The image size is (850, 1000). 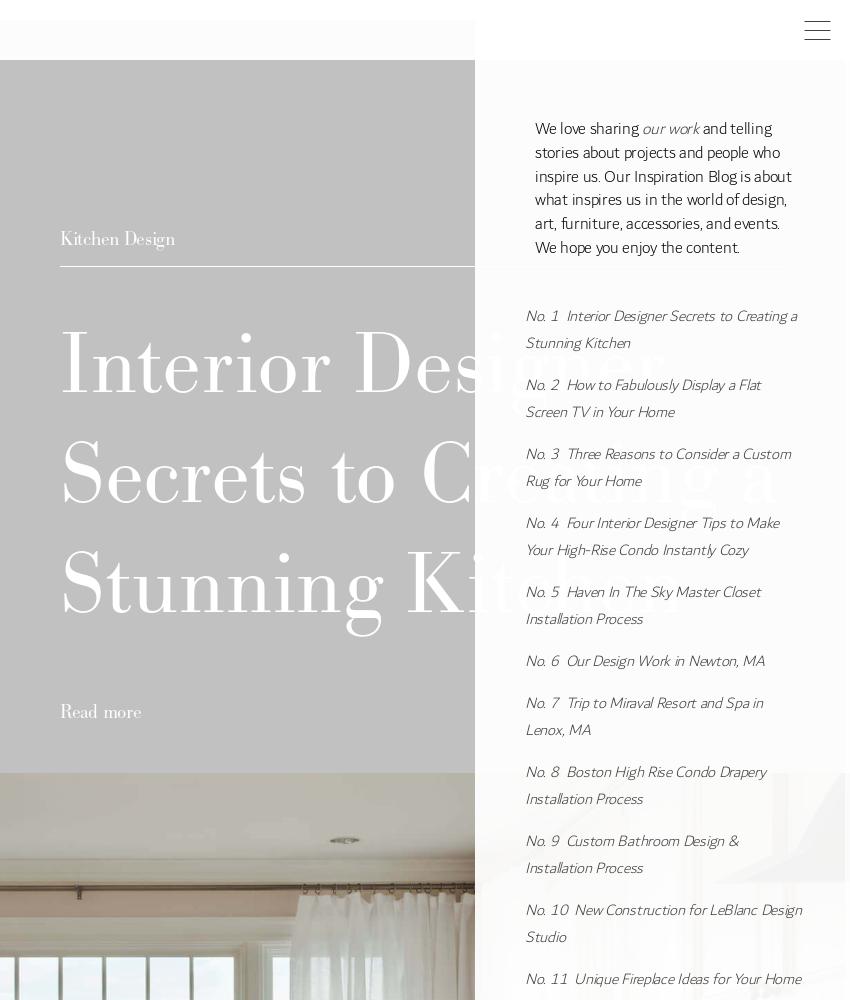 What do you see at coordinates (523, 604) in the screenshot?
I see `'Haven In The Sky Master Closet Installation Process'` at bounding box center [523, 604].